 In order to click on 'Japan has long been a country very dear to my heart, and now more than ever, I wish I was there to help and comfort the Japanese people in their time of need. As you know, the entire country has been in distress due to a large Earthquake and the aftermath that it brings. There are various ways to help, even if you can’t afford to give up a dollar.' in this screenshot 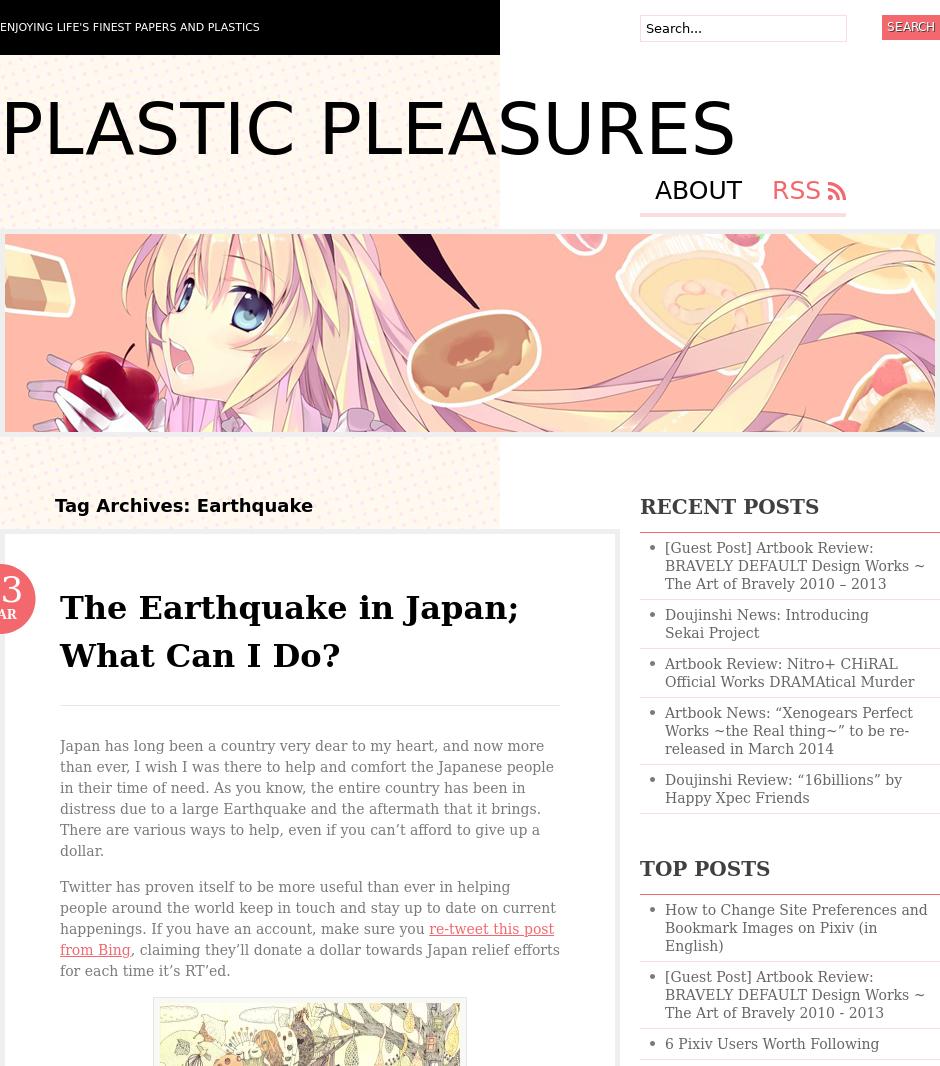, I will do `click(306, 797)`.